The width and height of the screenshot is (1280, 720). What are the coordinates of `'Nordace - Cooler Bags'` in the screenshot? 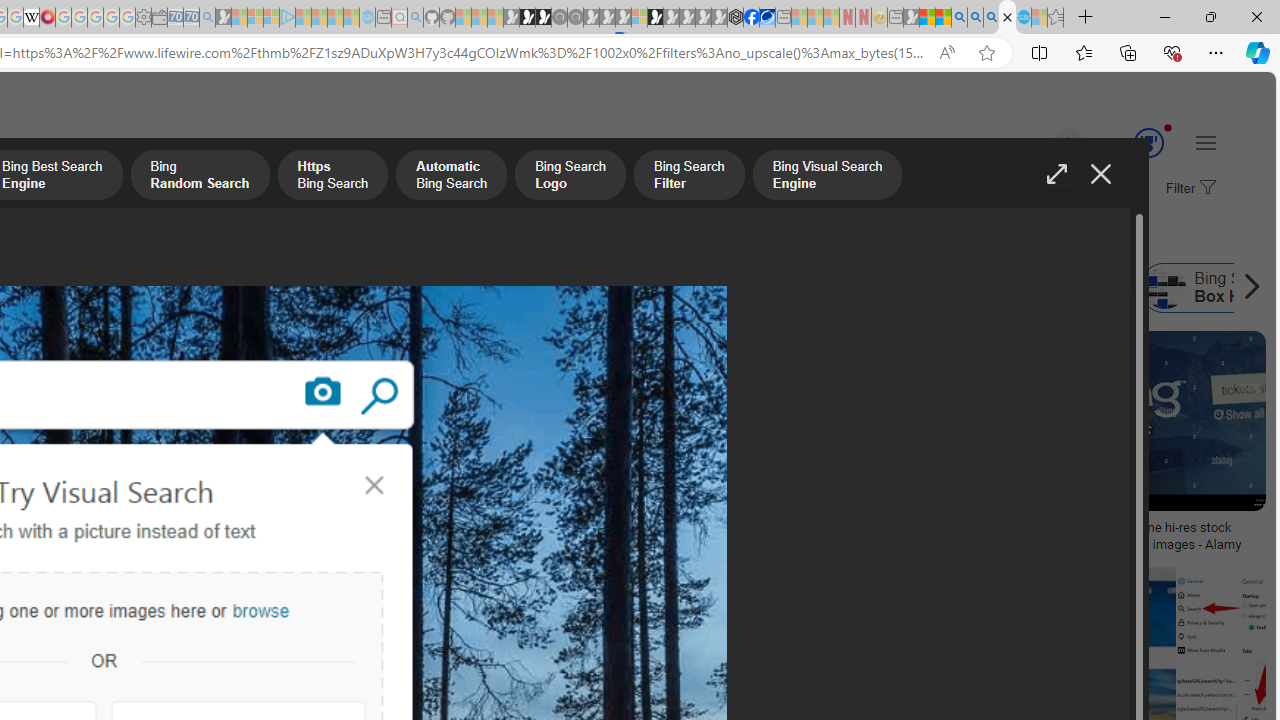 It's located at (735, 17).